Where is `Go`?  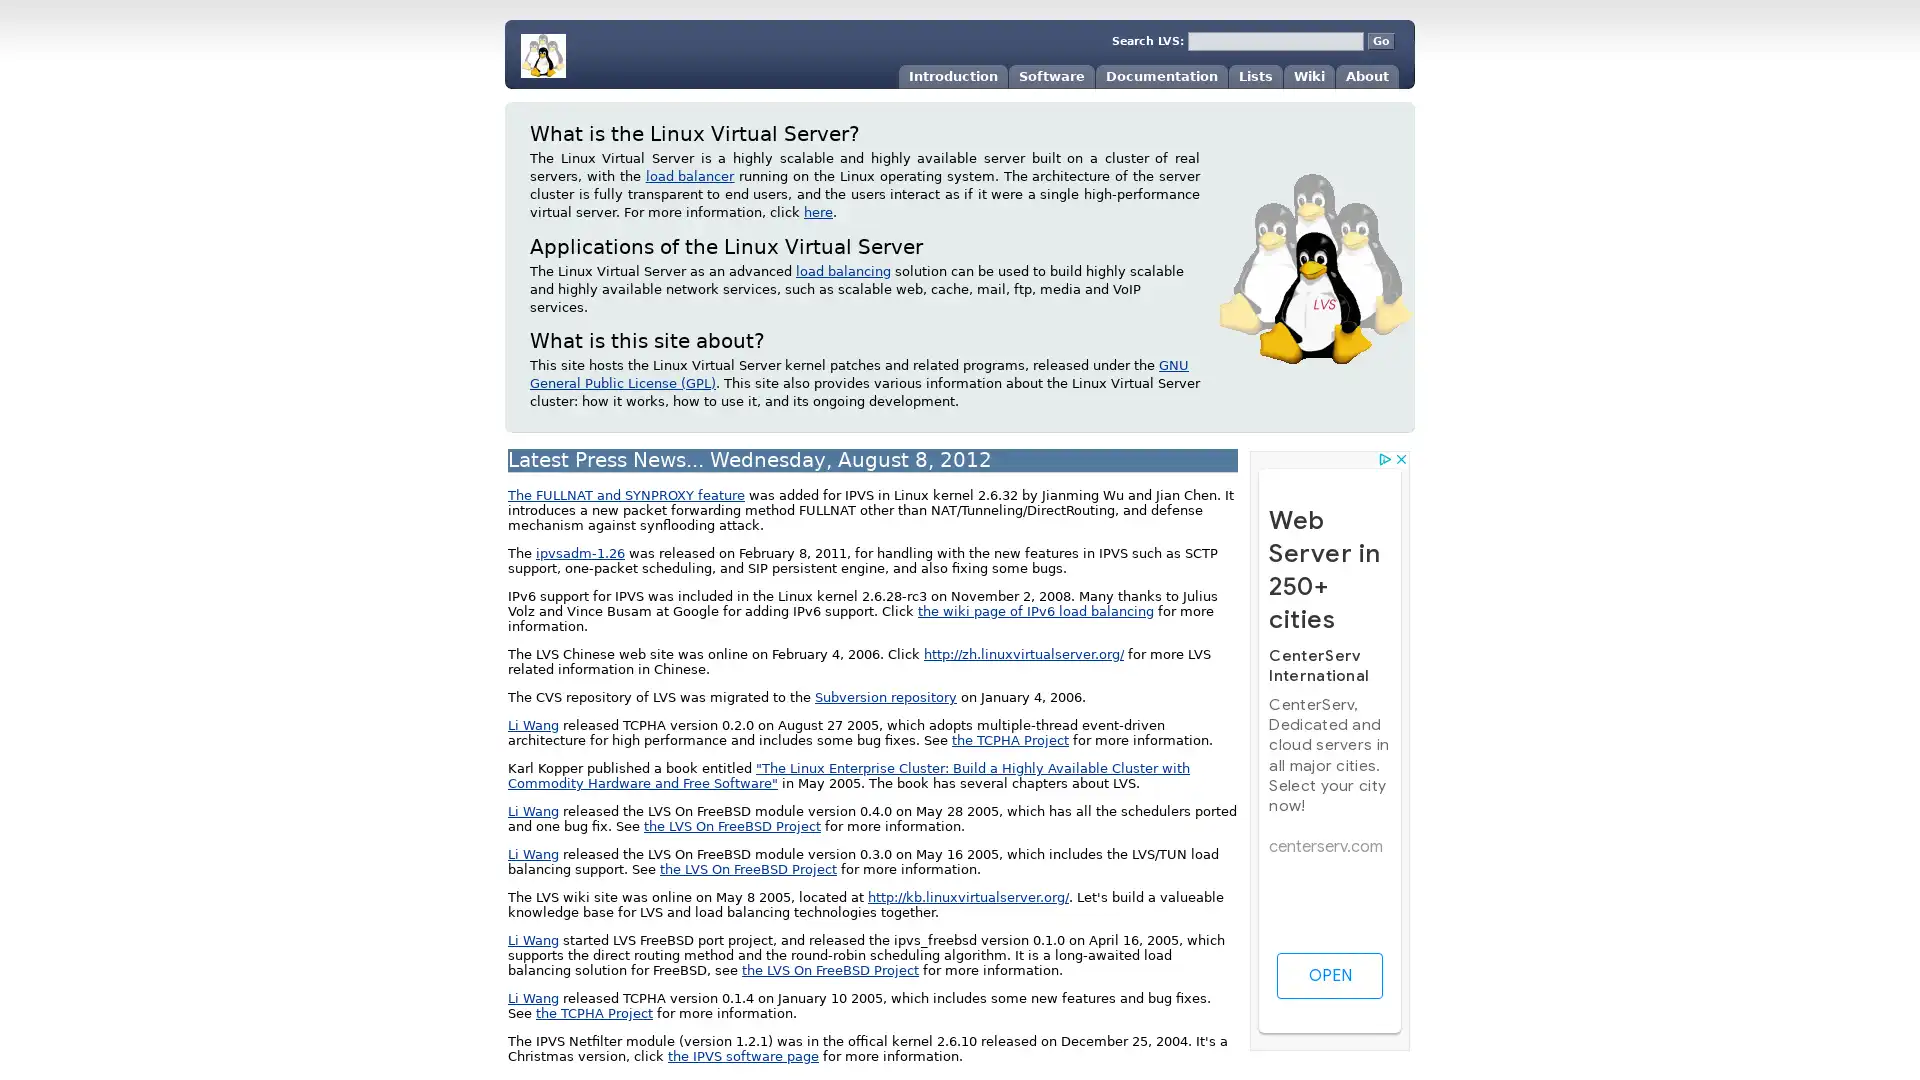 Go is located at coordinates (1380, 41).